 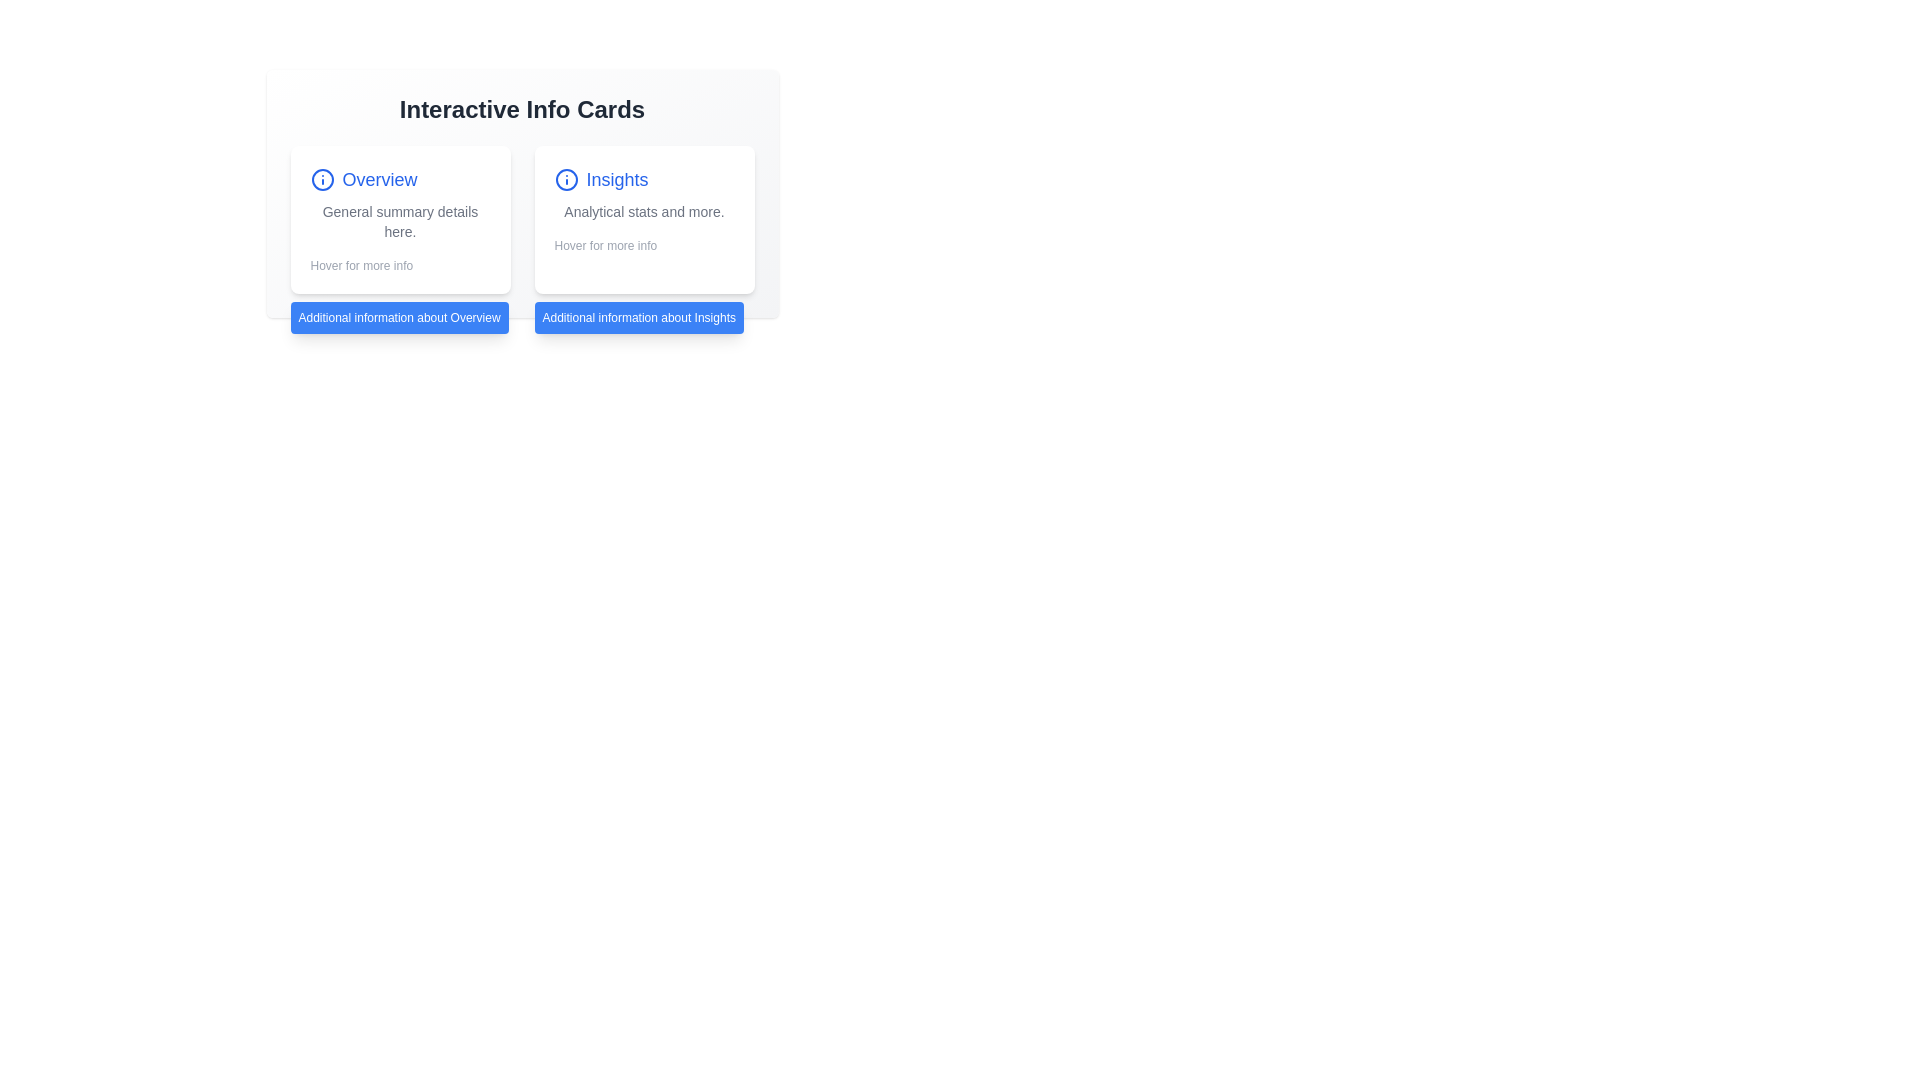 I want to click on the circular blue outlined icon located at the center of the 'Insights' card, so click(x=565, y=180).